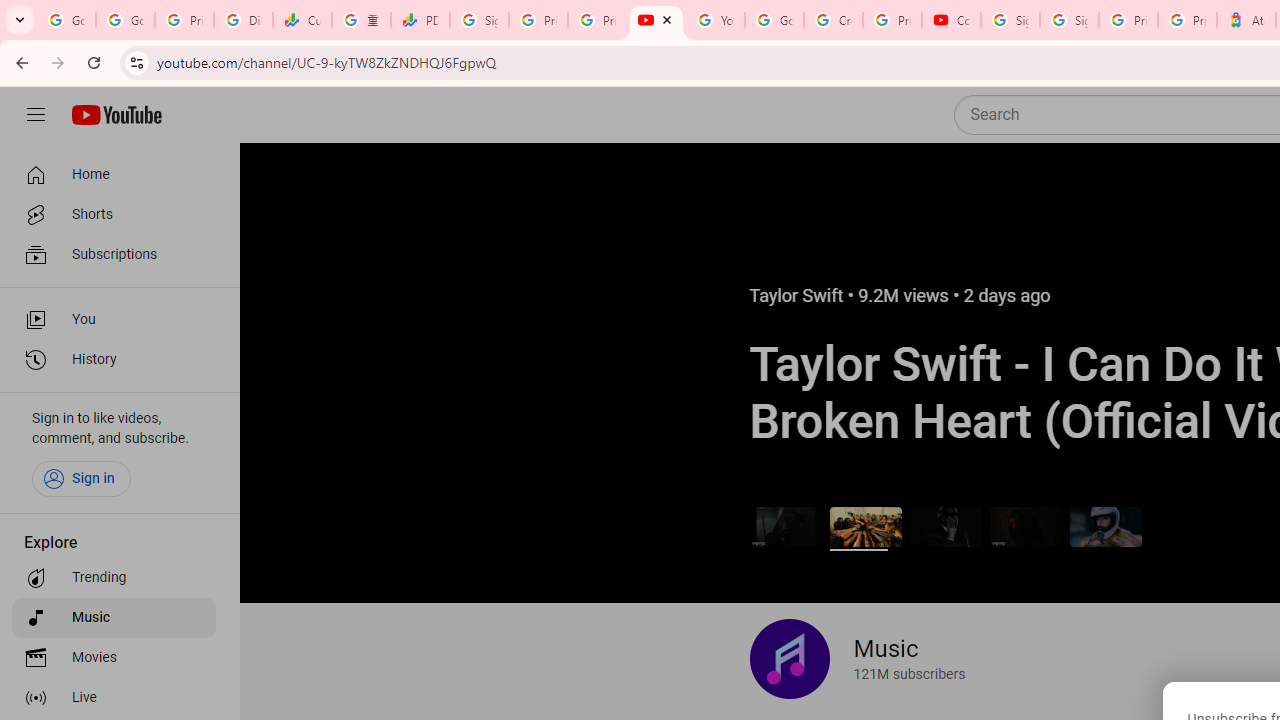 Image resolution: width=1280 pixels, height=720 pixels. I want to click on 'Currencies - Google Finance', so click(301, 20).